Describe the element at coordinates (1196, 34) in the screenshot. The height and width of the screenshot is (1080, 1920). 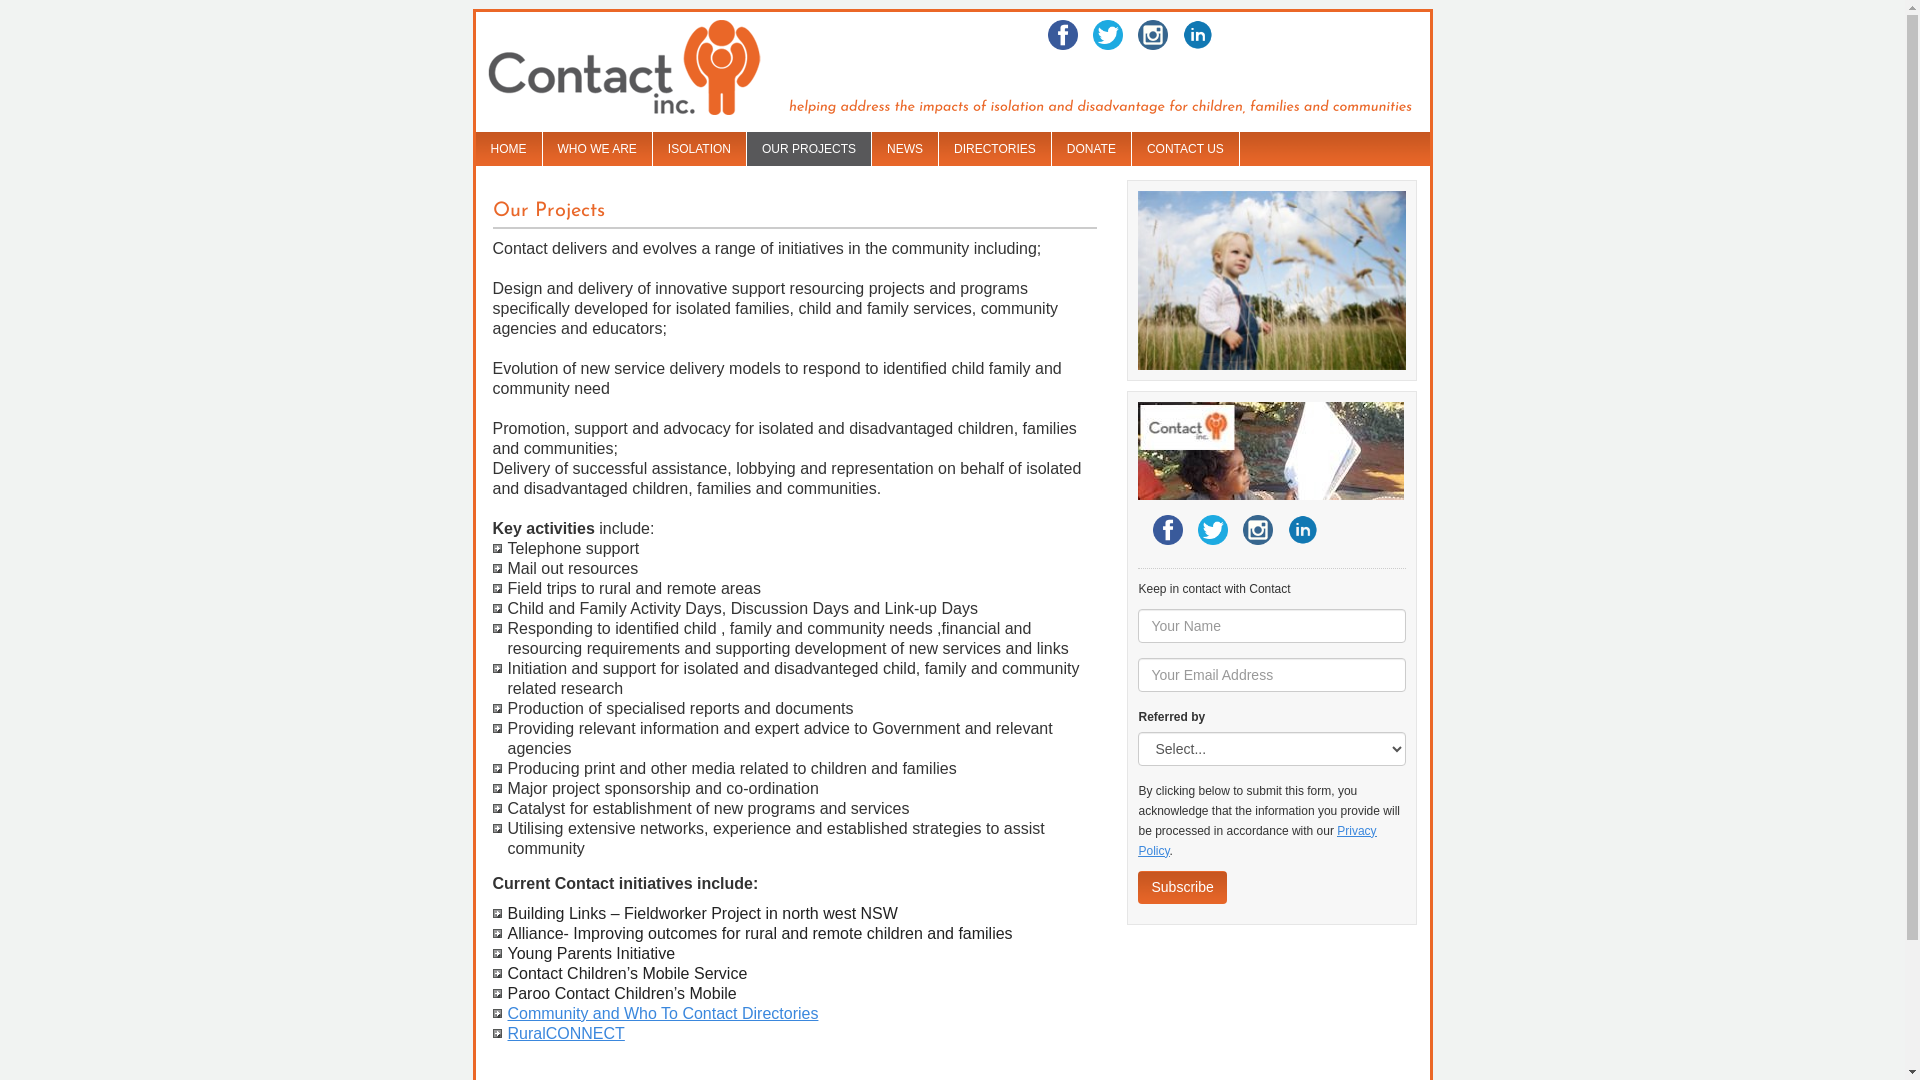
I see `'LinkedIn'` at that location.